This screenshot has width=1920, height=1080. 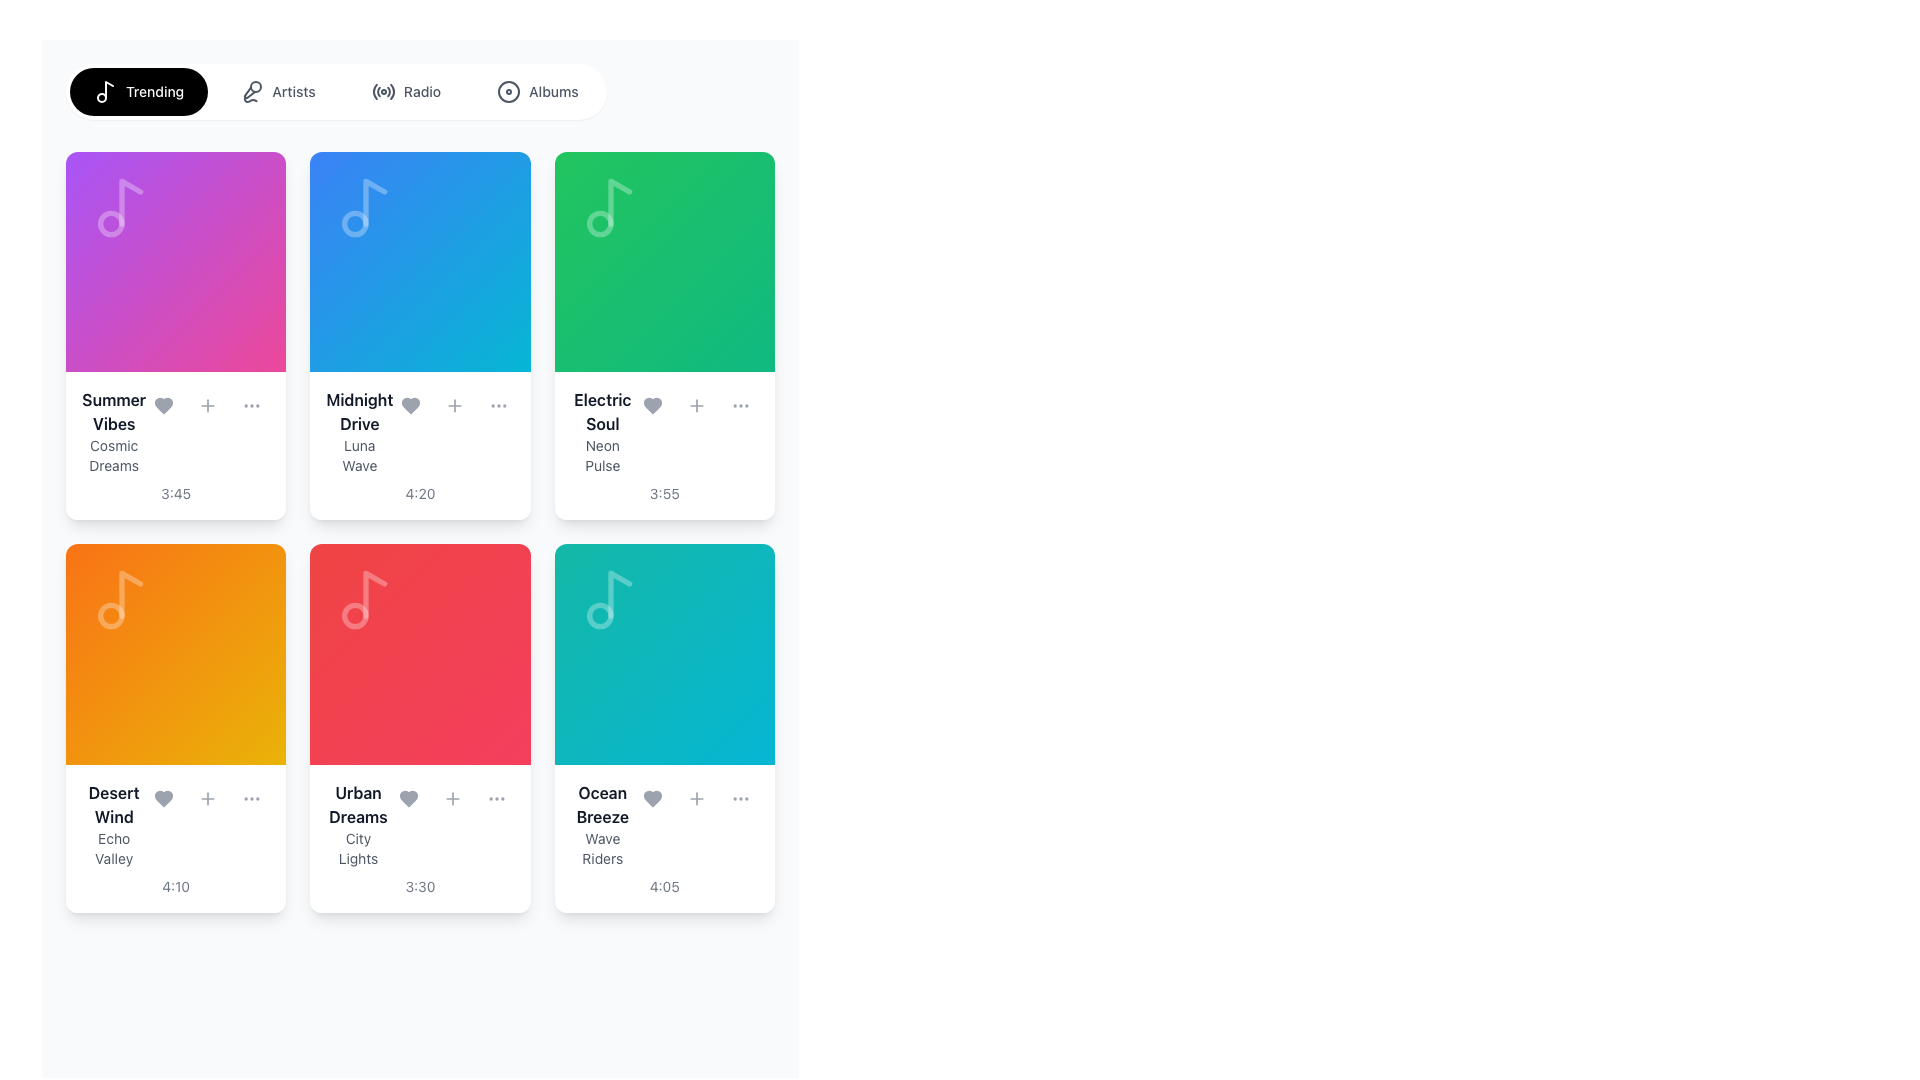 I want to click on text label displaying '3:55' located at the bottom of the card for 'Electric Soul' and 'Neon Pulse', so click(x=664, y=494).